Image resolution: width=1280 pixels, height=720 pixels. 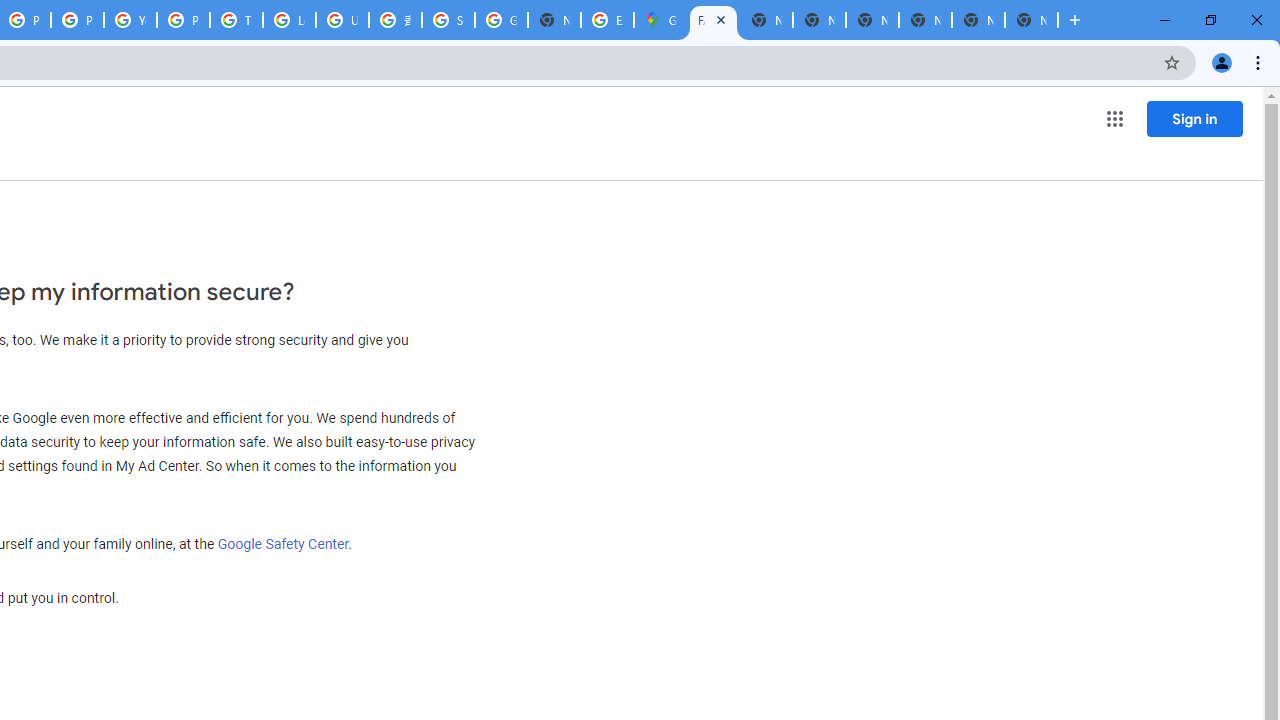 What do you see at coordinates (282, 543) in the screenshot?
I see `'Google Safety Center'` at bounding box center [282, 543].